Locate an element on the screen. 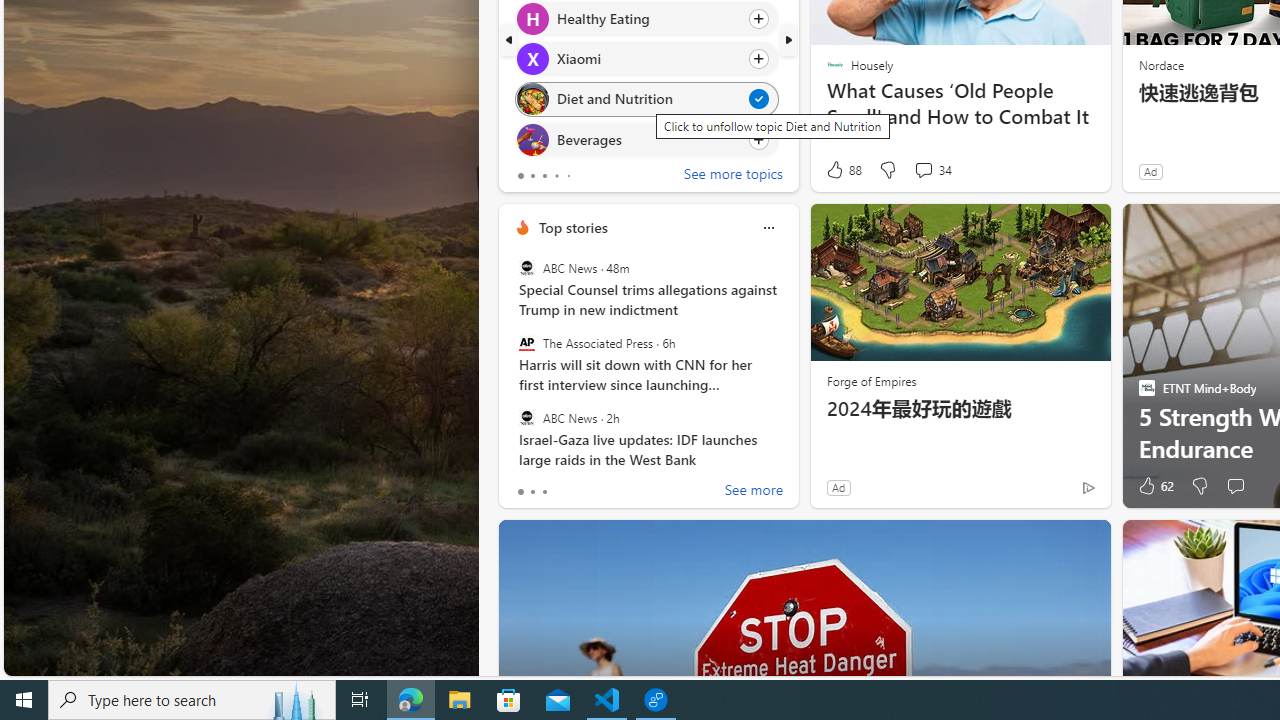  'Ad Choice' is located at coordinates (1087, 487).